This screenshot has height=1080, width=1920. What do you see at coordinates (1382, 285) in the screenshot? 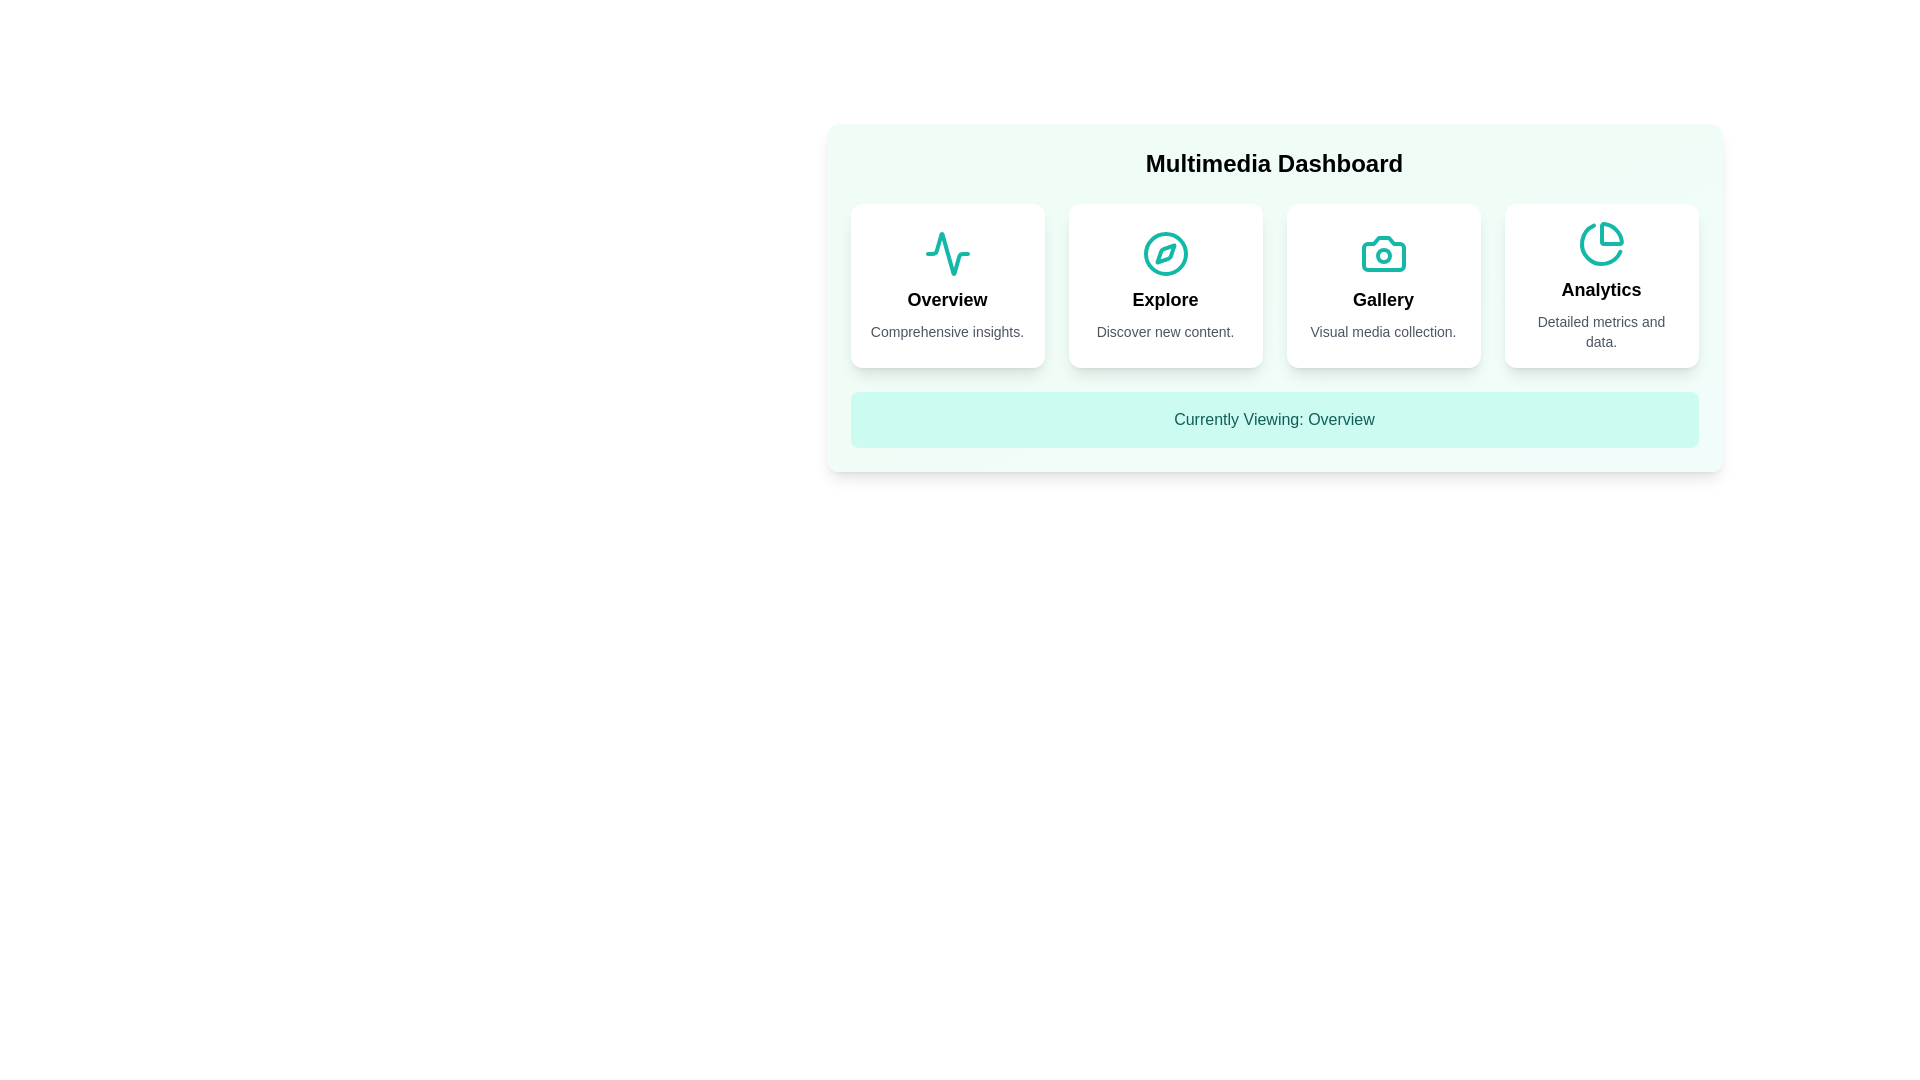
I see `the section card labeled Gallery to preview its animation` at bounding box center [1382, 285].